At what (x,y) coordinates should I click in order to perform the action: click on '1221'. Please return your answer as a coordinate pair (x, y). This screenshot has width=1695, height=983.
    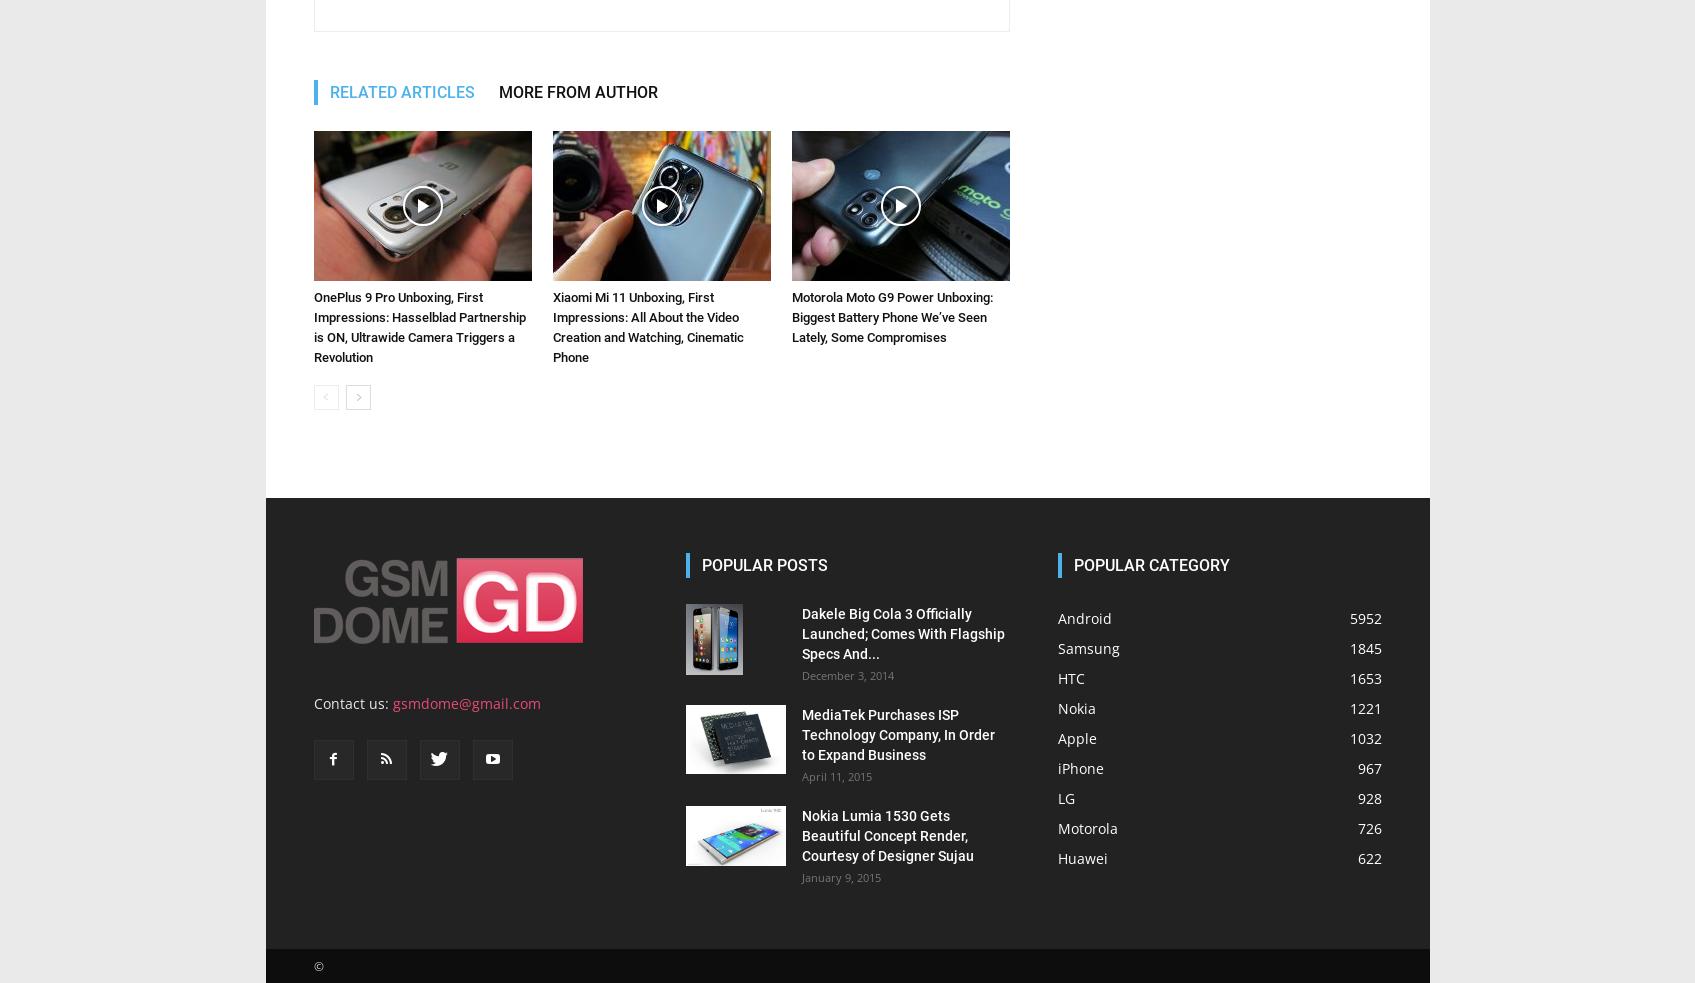
    Looking at the image, I should click on (1364, 432).